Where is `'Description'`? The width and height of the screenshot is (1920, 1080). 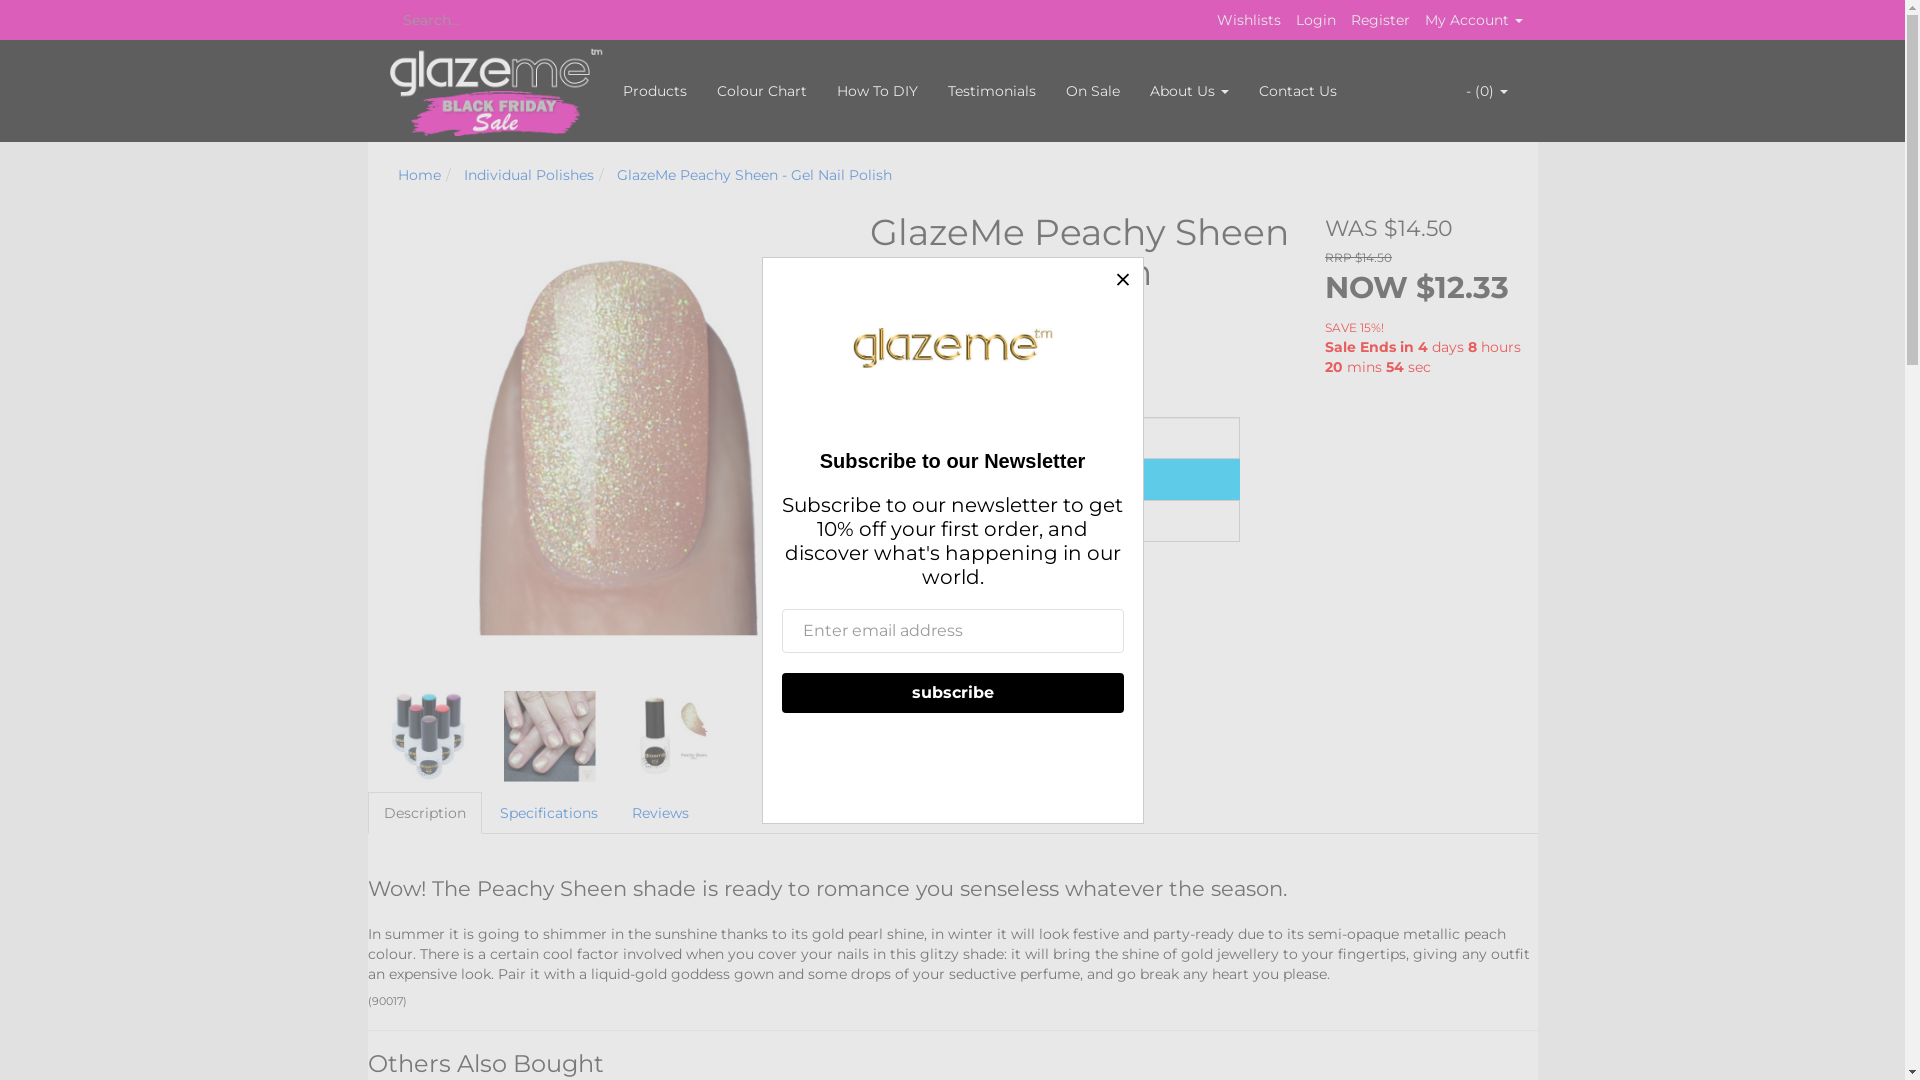 'Description' is located at coordinates (424, 813).